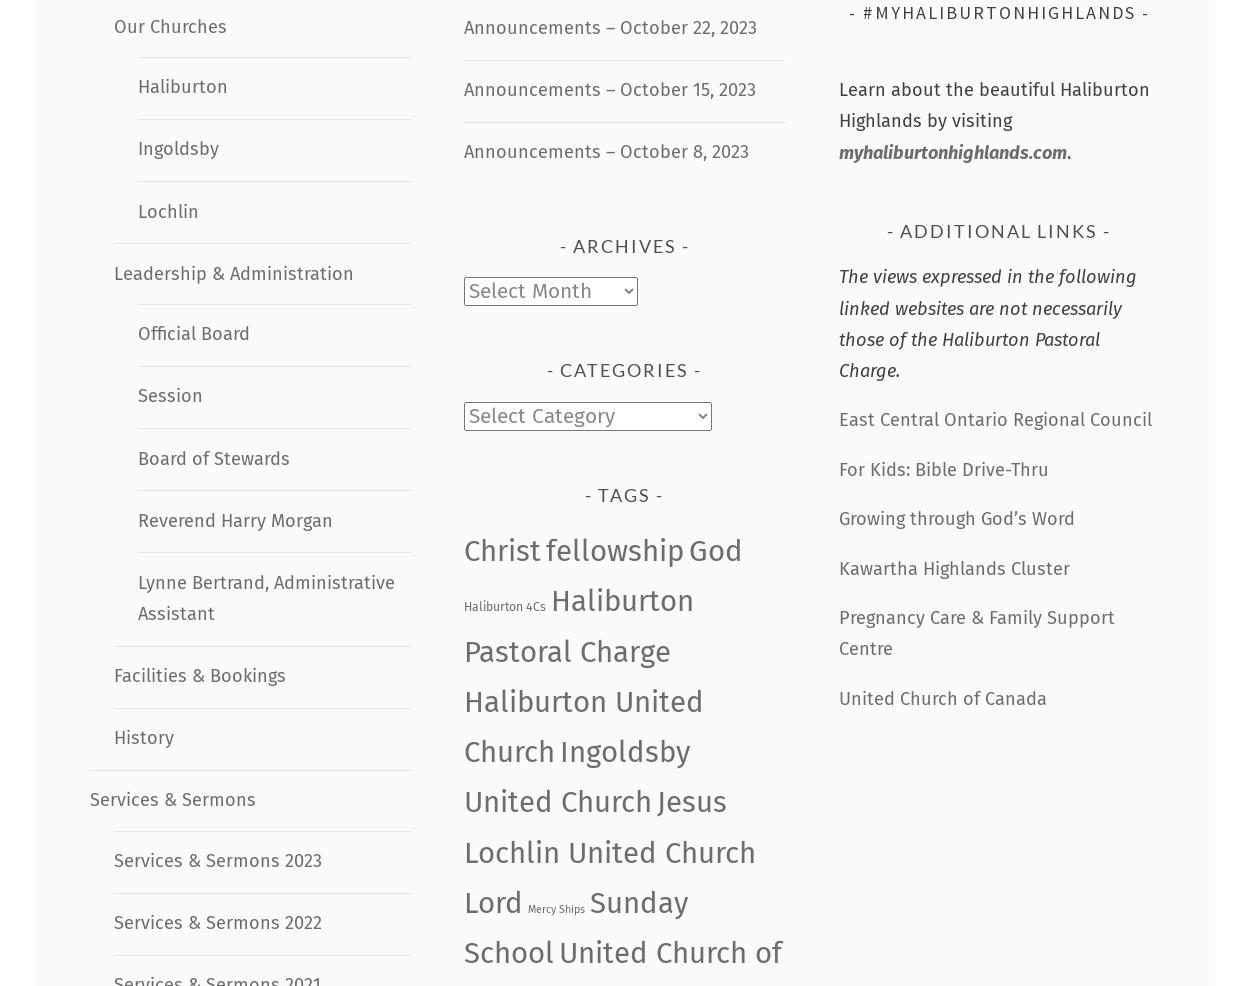  What do you see at coordinates (172, 800) in the screenshot?
I see `'Services & Sermons'` at bounding box center [172, 800].